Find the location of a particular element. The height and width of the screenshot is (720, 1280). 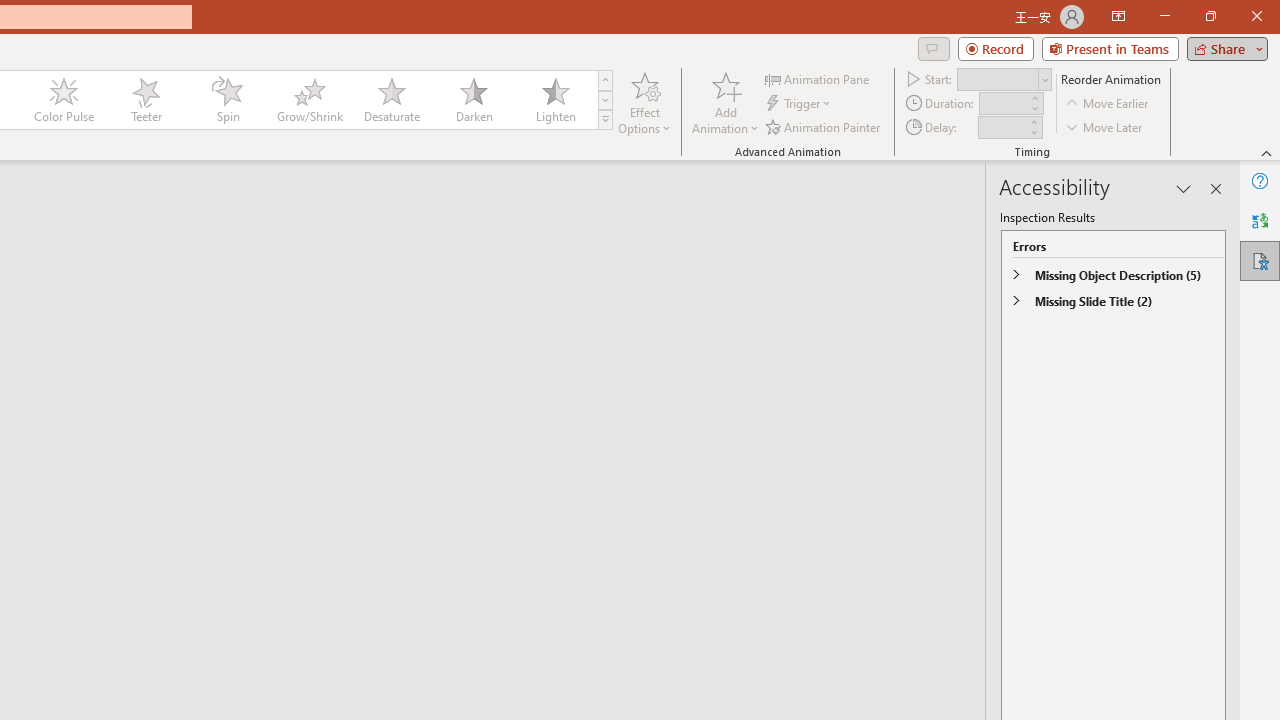

'Trigger' is located at coordinates (800, 103).